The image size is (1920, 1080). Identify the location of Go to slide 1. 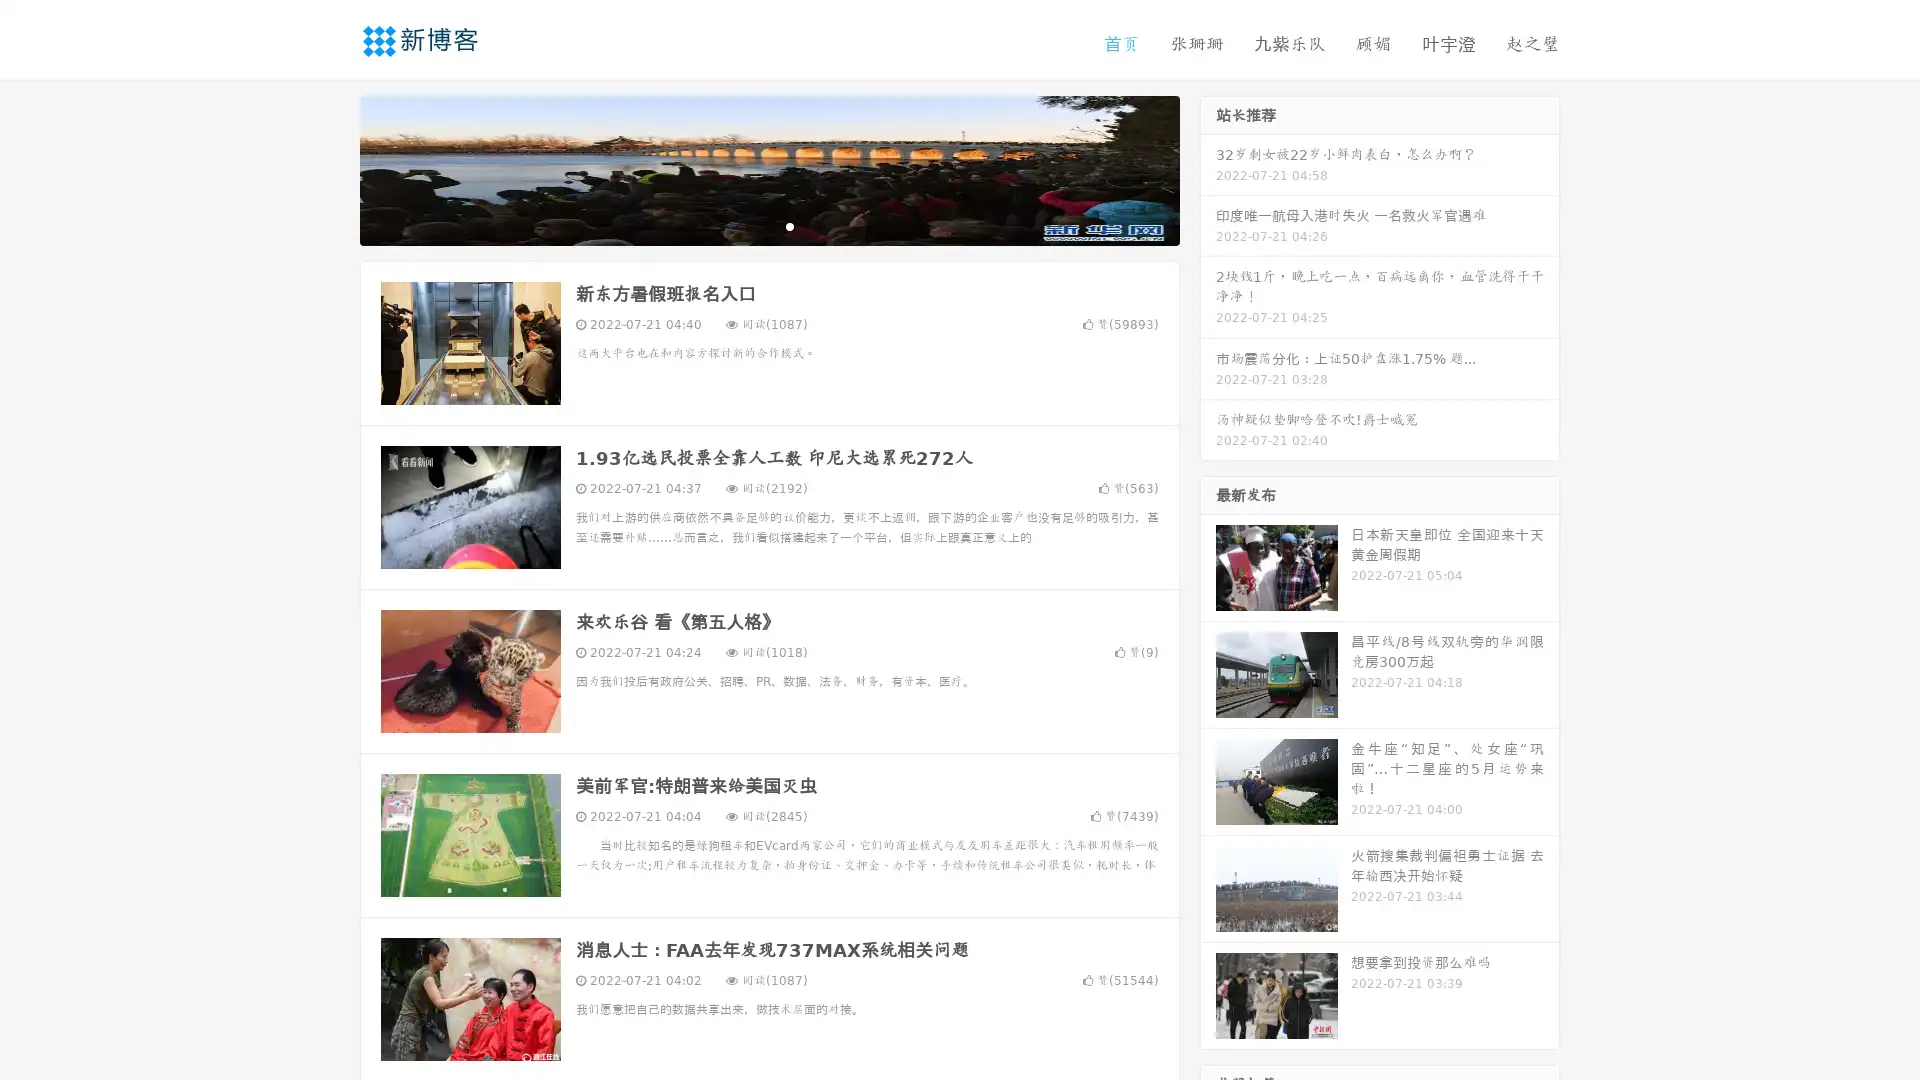
(748, 225).